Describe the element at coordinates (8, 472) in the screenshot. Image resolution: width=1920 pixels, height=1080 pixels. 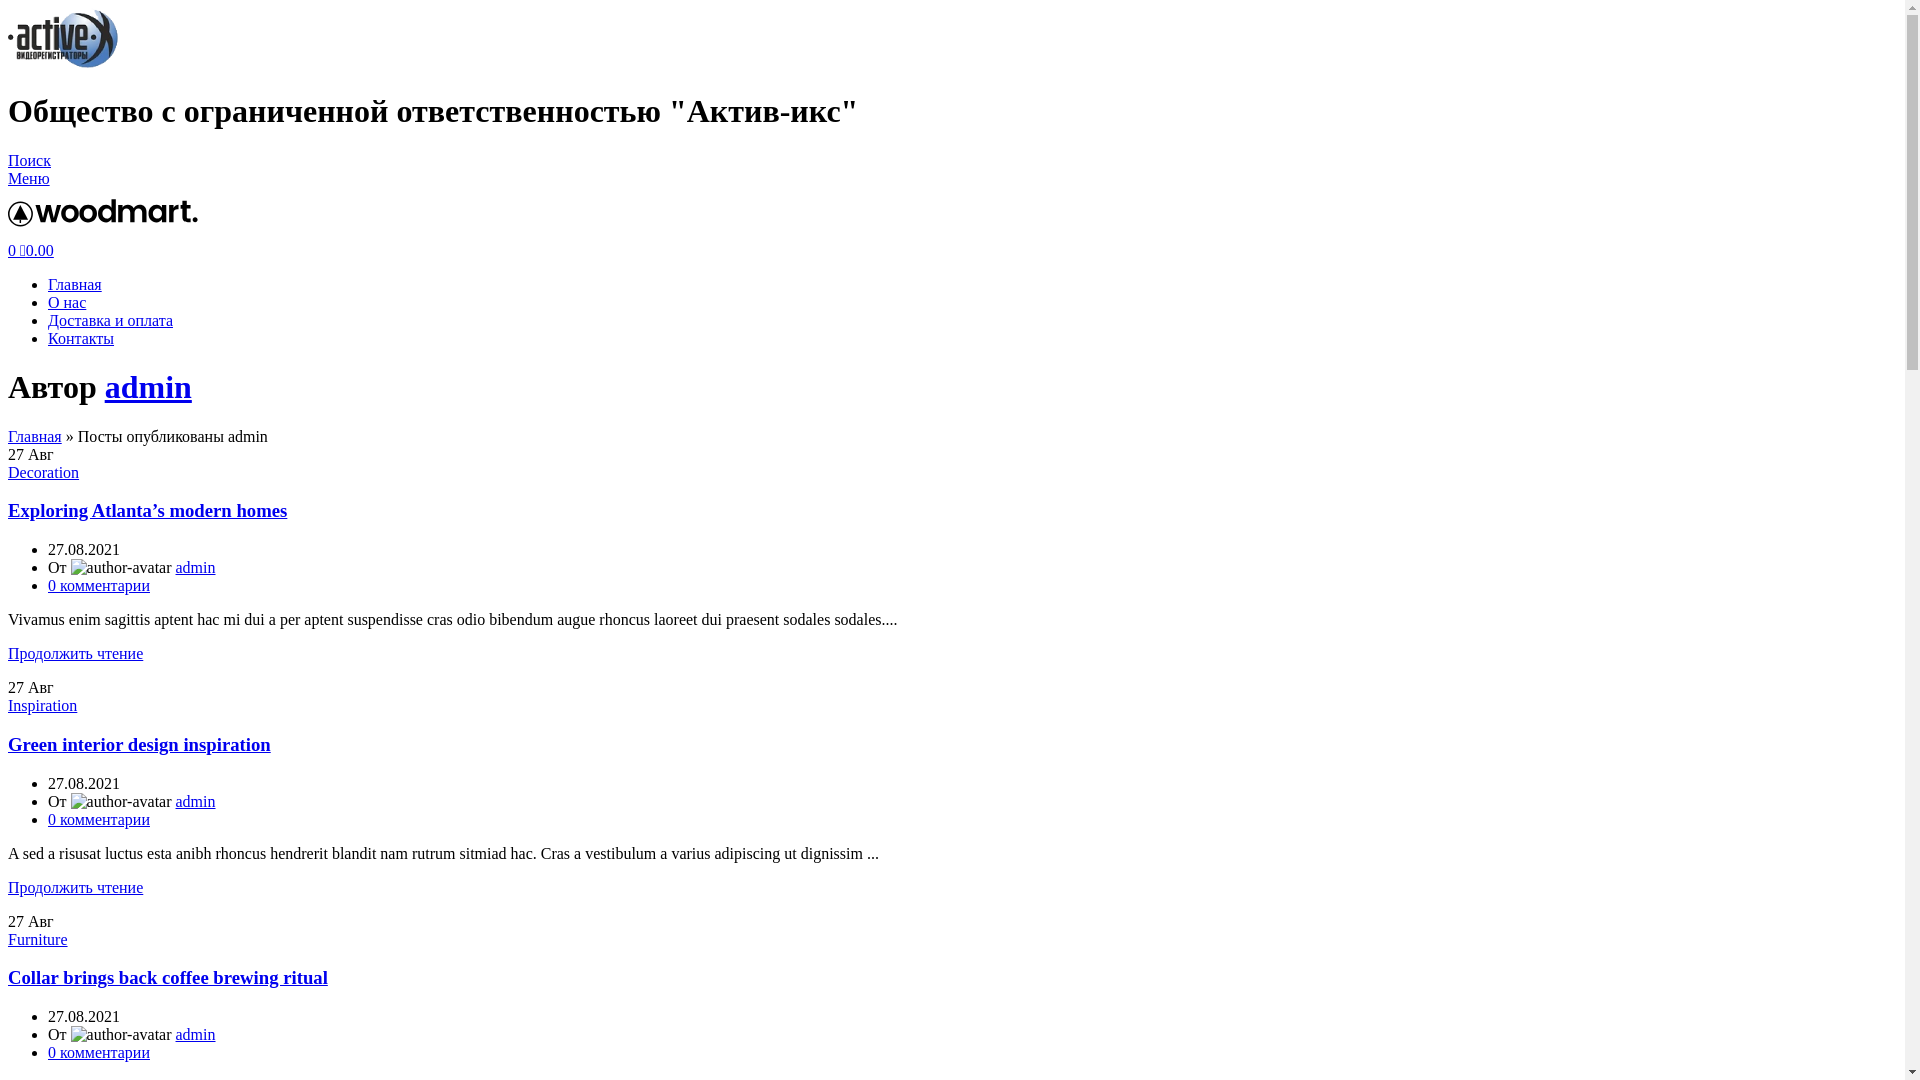
I see `'Decoration'` at that location.